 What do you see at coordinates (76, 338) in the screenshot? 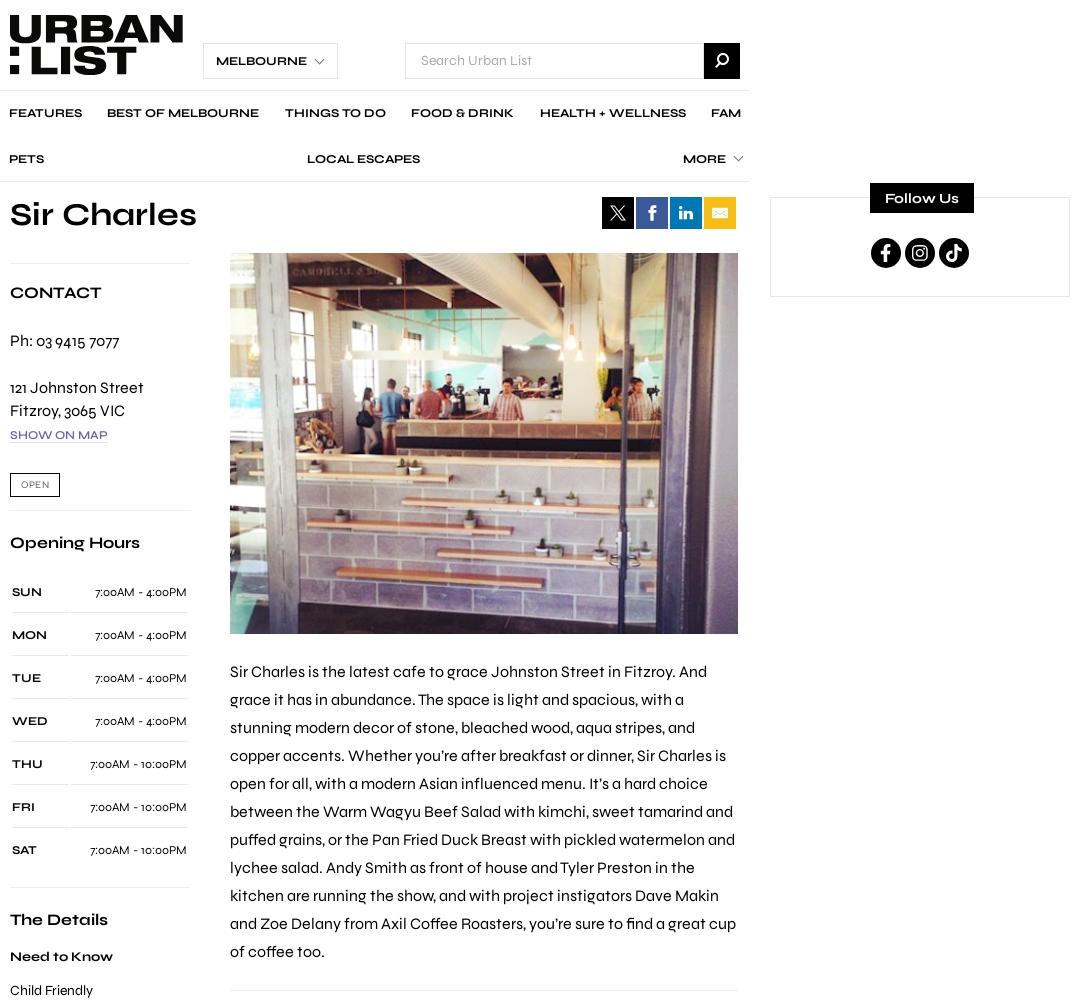
I see `'03 9415 7077'` at bounding box center [76, 338].